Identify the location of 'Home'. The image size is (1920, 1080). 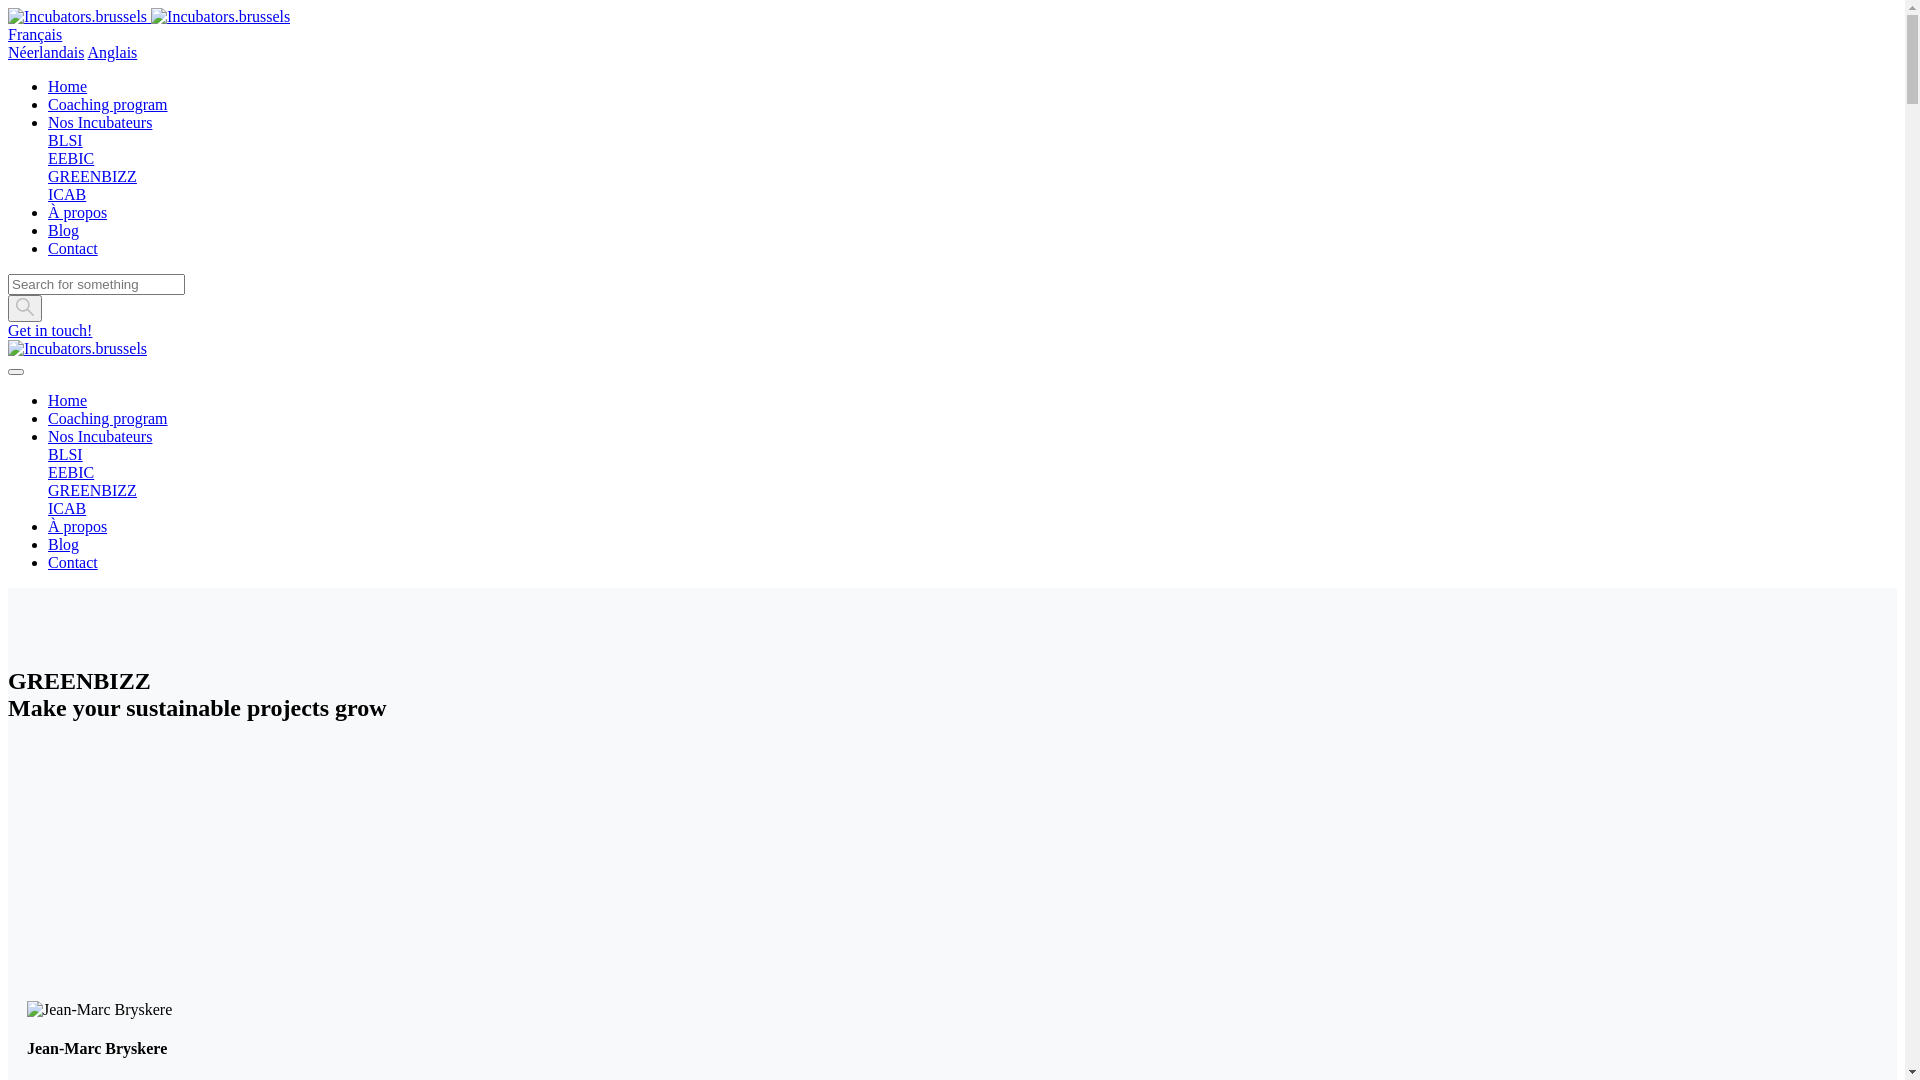
(67, 400).